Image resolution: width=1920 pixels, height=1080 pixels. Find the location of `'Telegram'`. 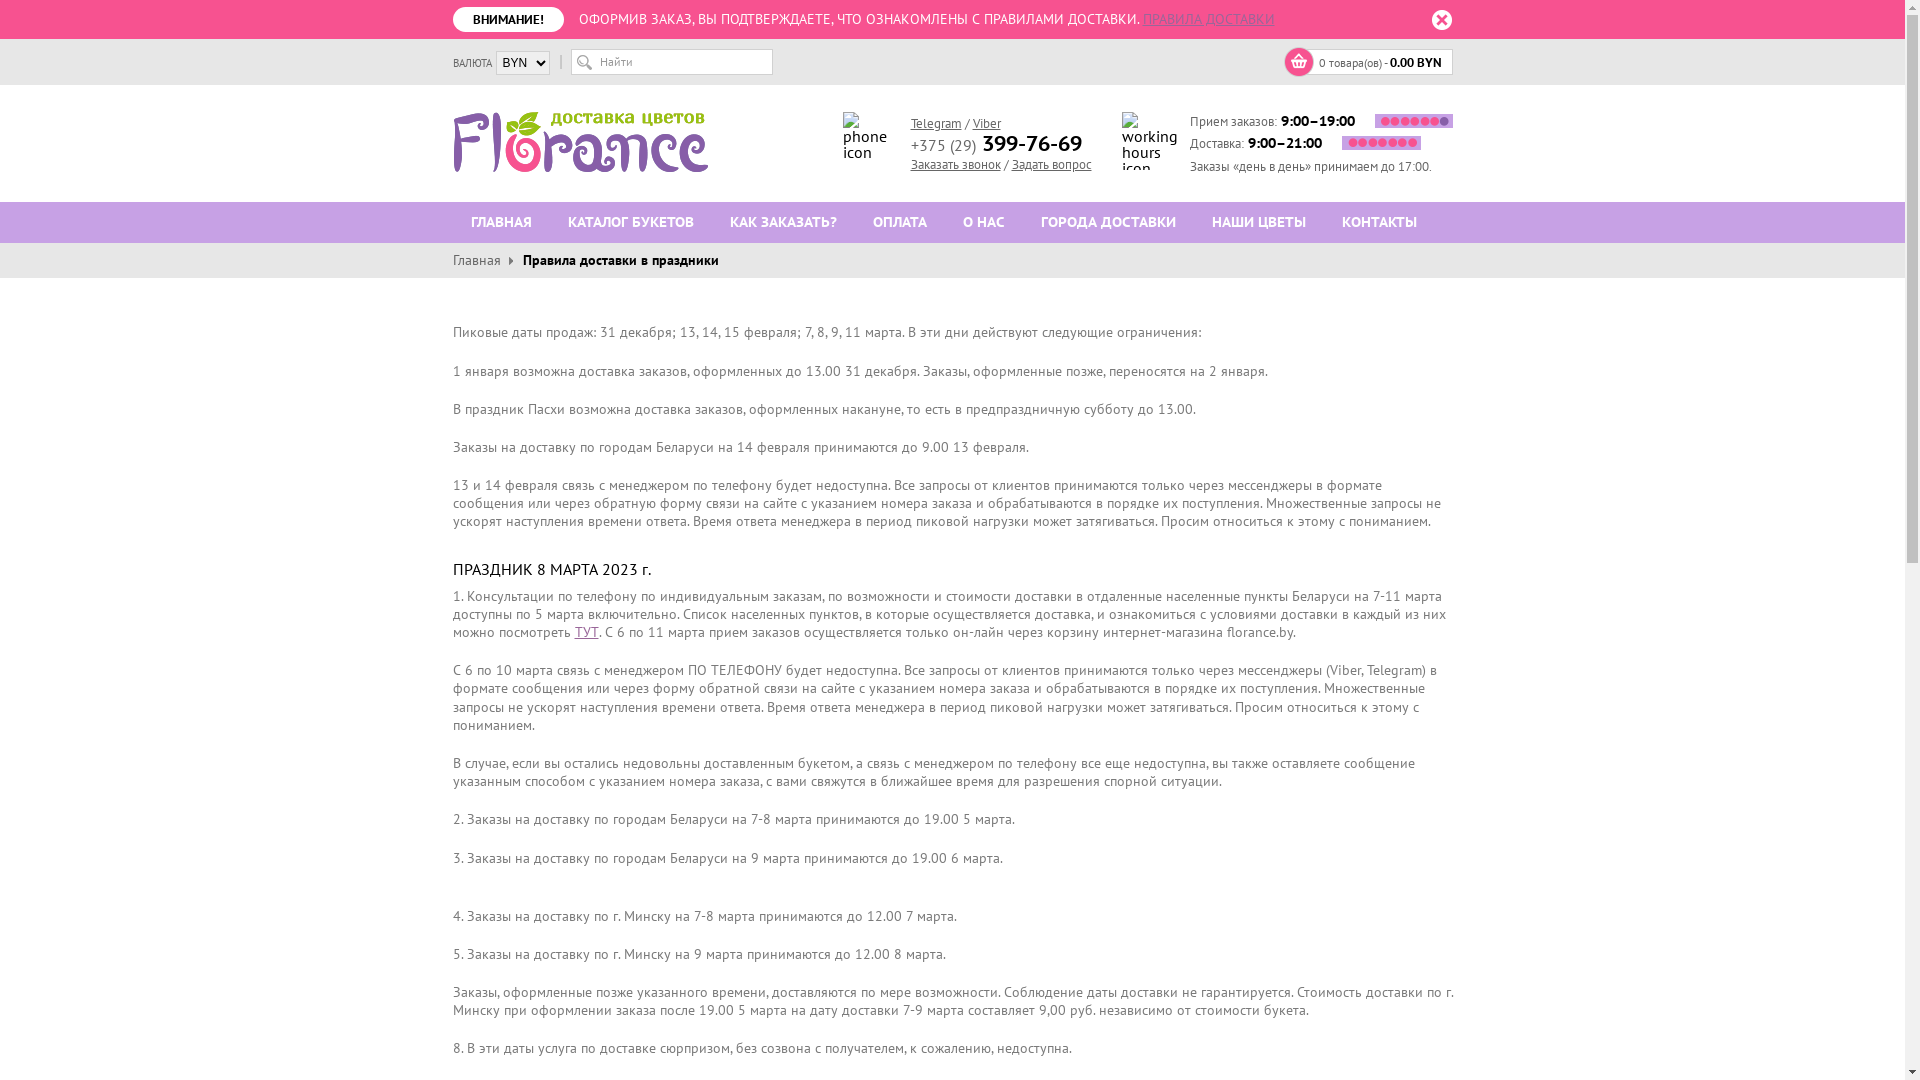

'Telegram' is located at coordinates (934, 123).